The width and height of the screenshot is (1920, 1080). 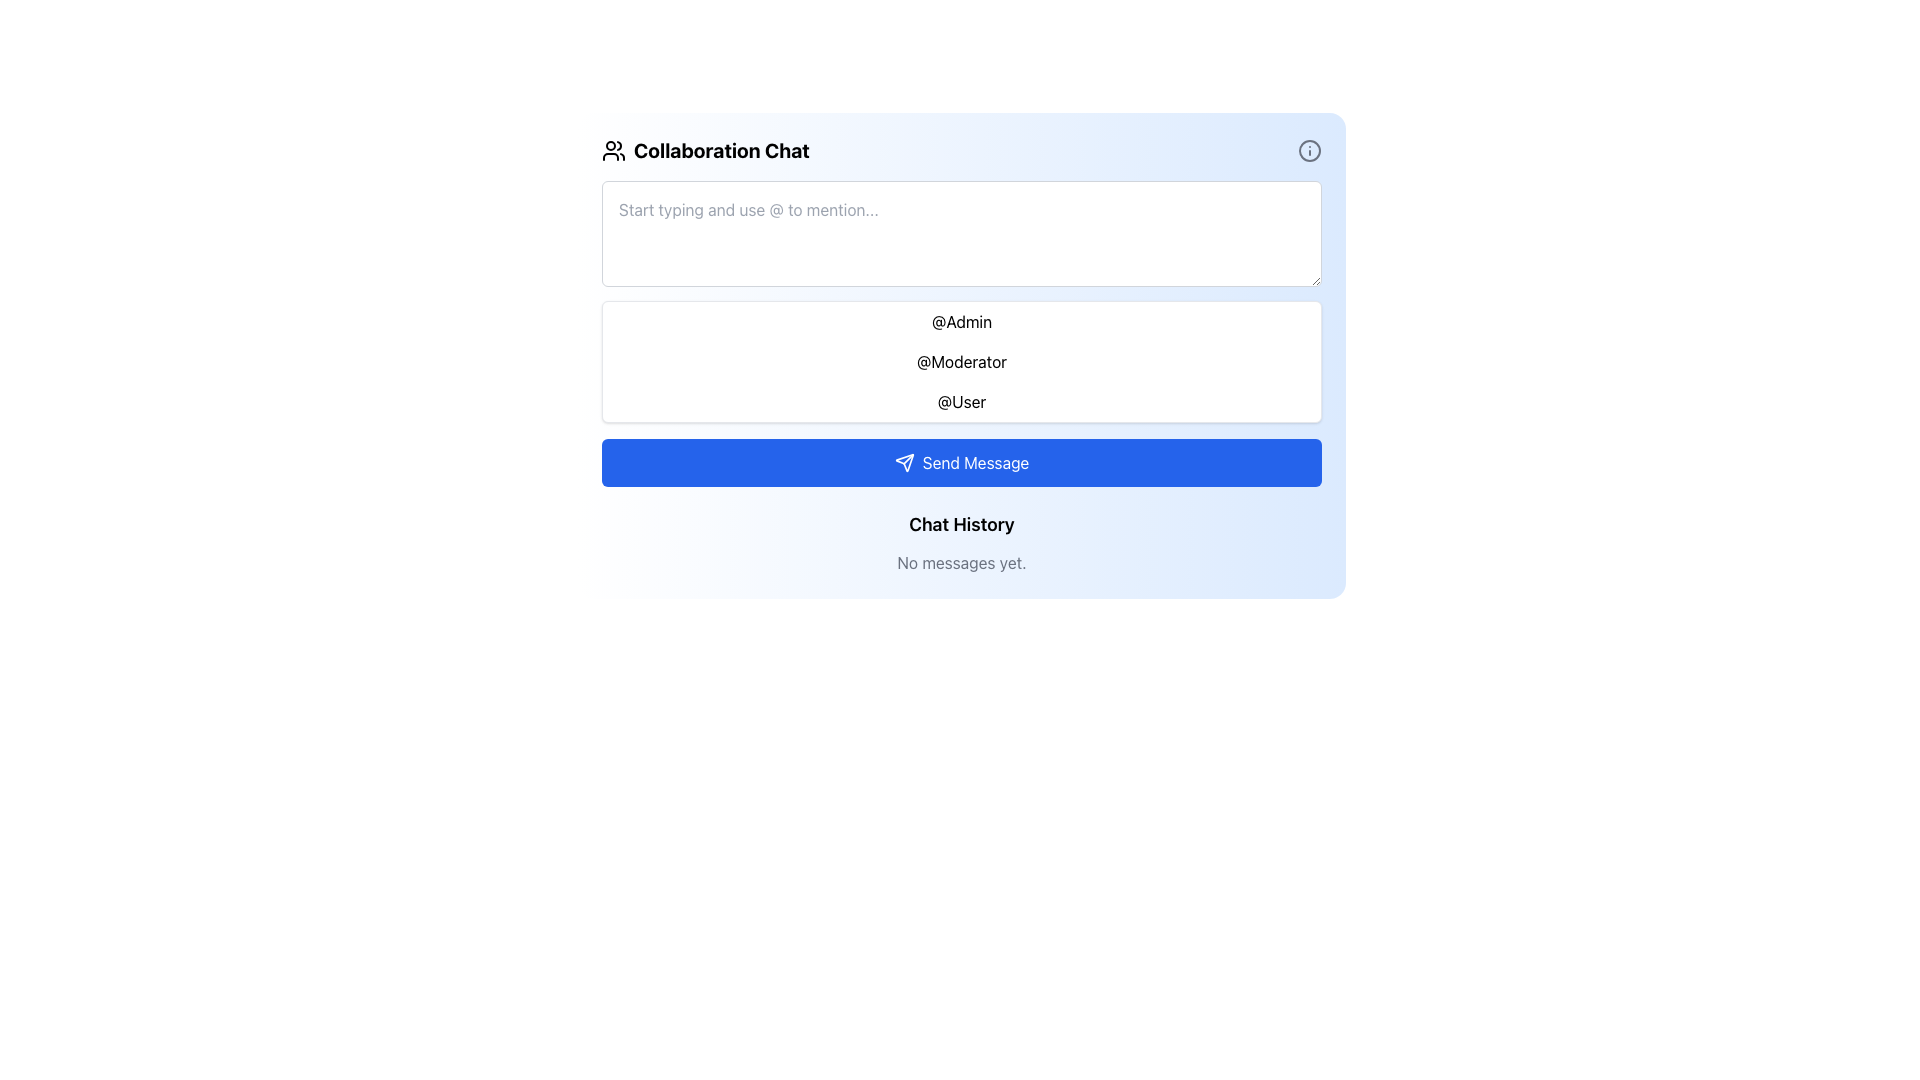 I want to click on the Informational icon in the top-right corner of the 'Collaboration Chat' header, so click(x=1310, y=149).